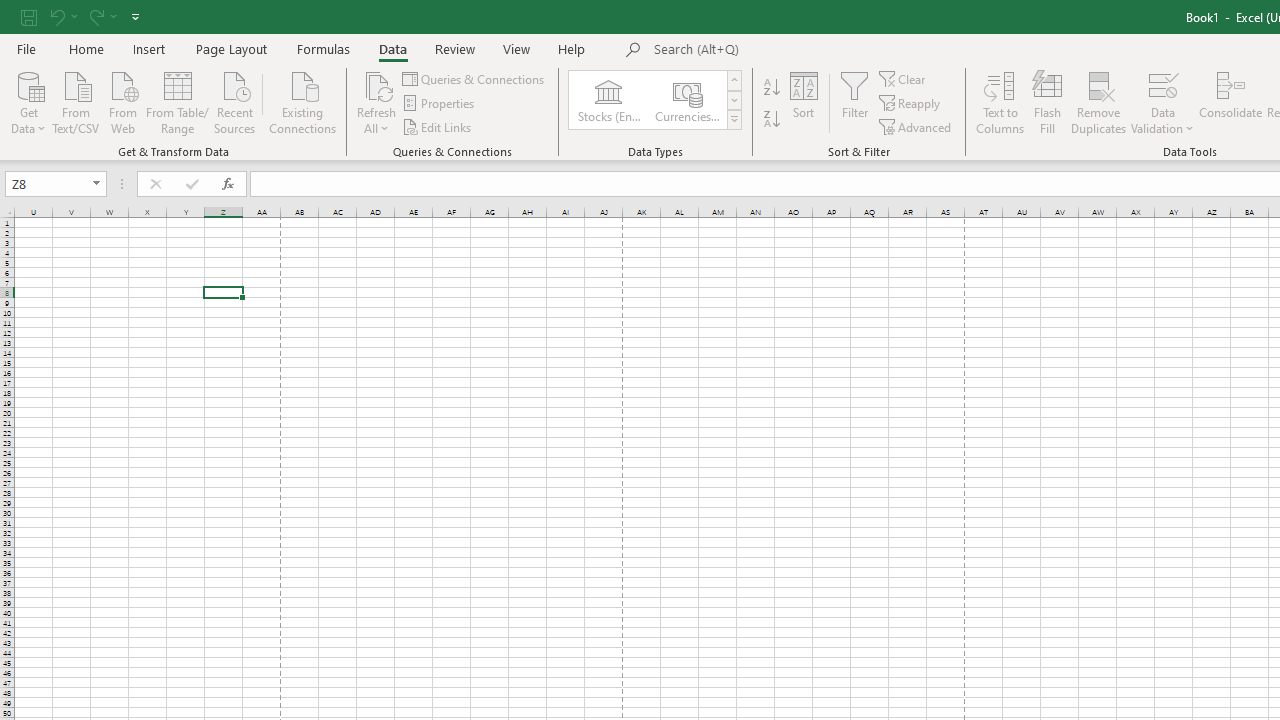 Image resolution: width=1280 pixels, height=720 pixels. What do you see at coordinates (439, 103) in the screenshot?
I see `'Properties'` at bounding box center [439, 103].